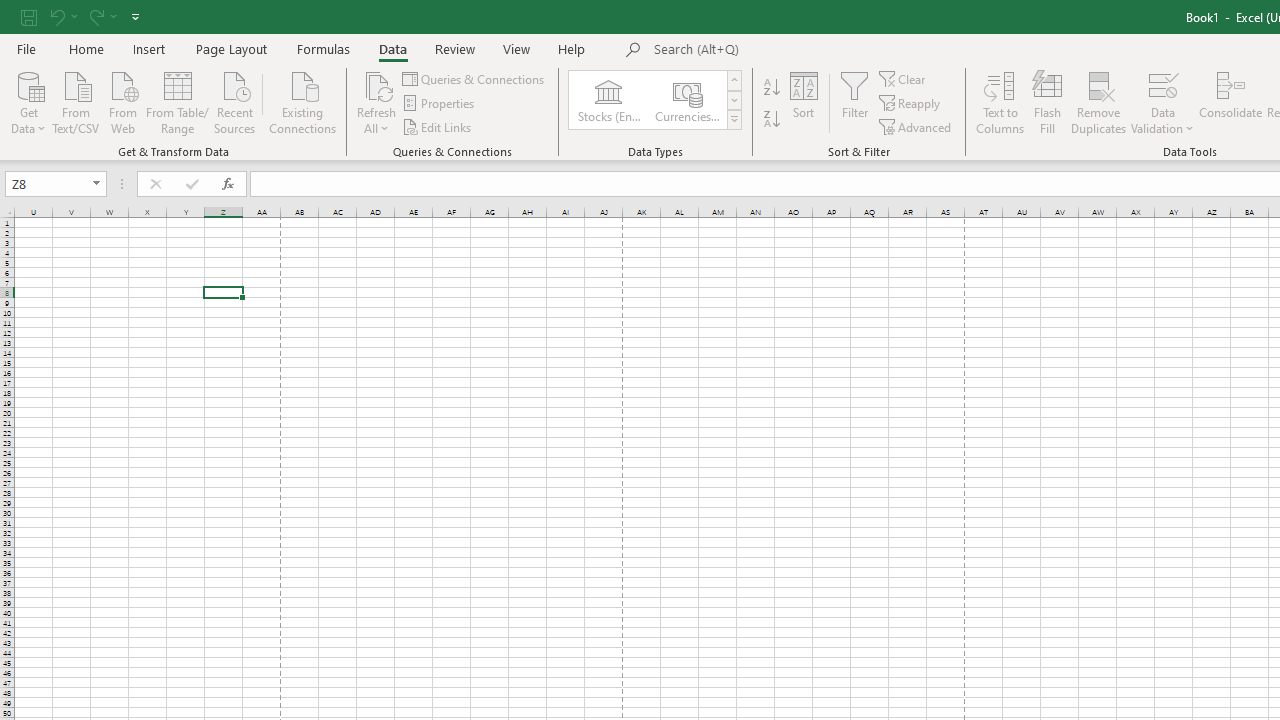 Image resolution: width=1280 pixels, height=720 pixels. What do you see at coordinates (439, 103) in the screenshot?
I see `'Properties'` at bounding box center [439, 103].